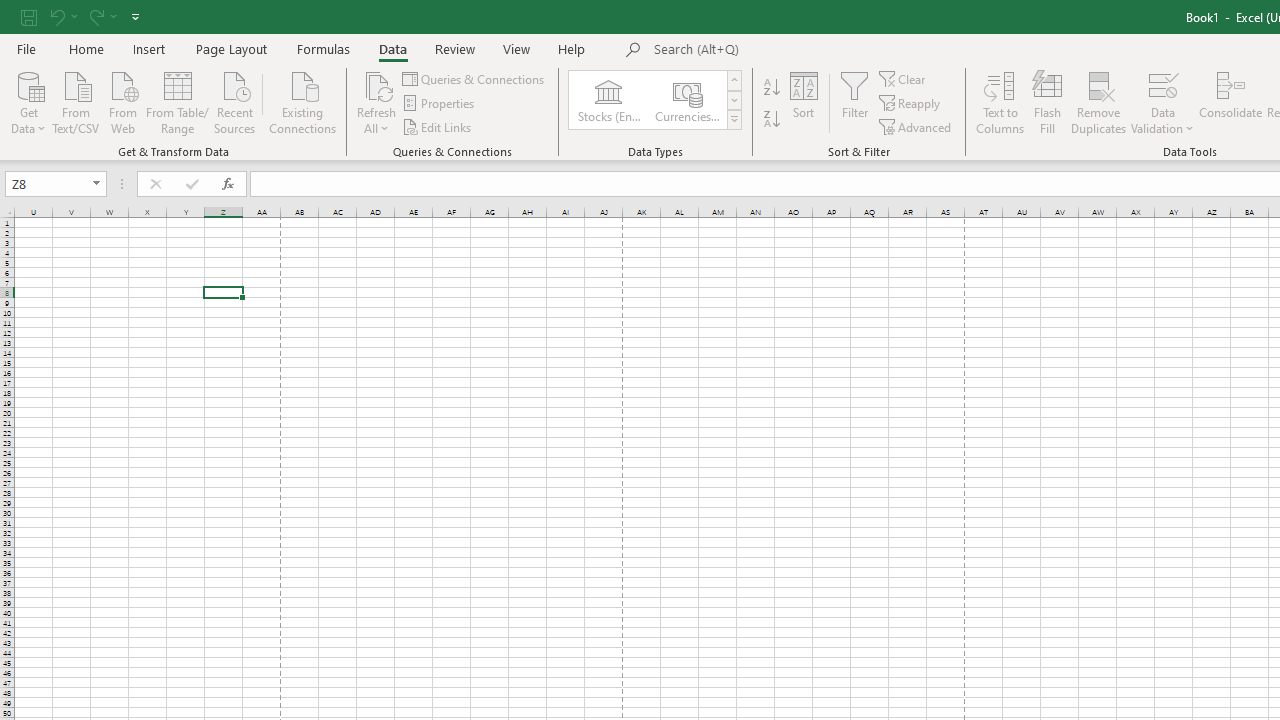 Image resolution: width=1280 pixels, height=720 pixels. What do you see at coordinates (439, 103) in the screenshot?
I see `'Properties'` at bounding box center [439, 103].